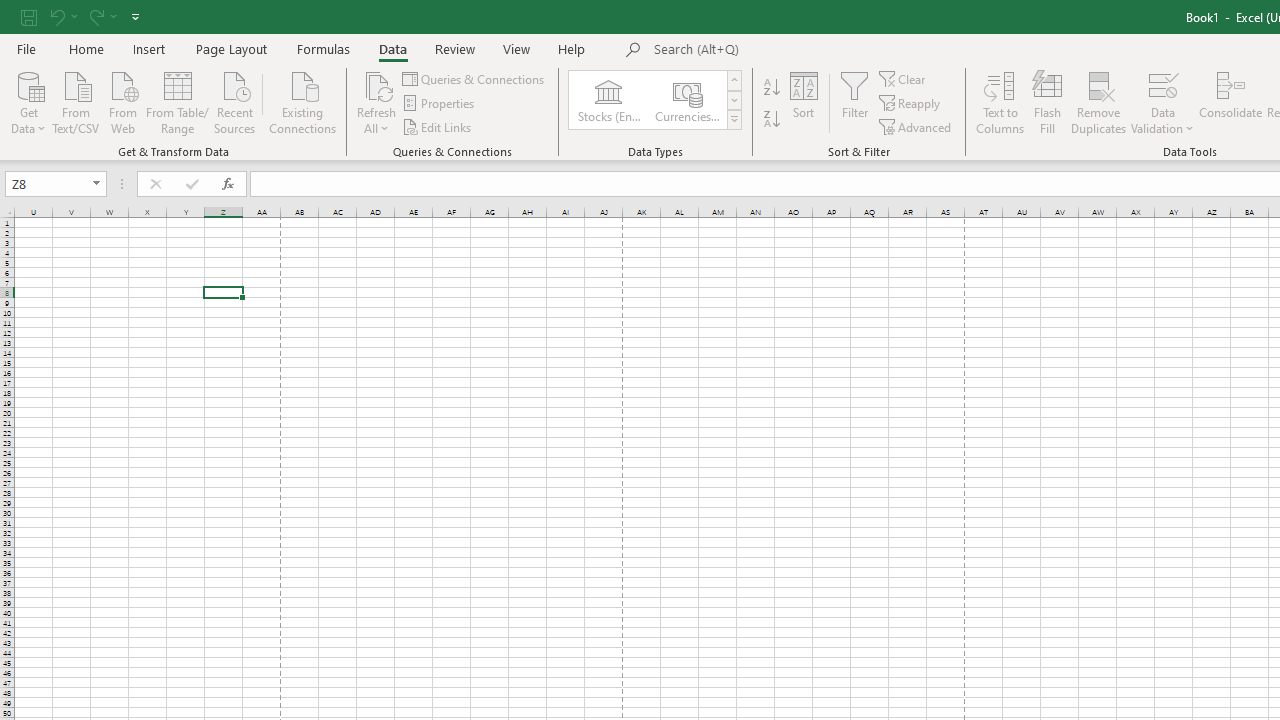 Image resolution: width=1280 pixels, height=720 pixels. What do you see at coordinates (439, 103) in the screenshot?
I see `'Properties'` at bounding box center [439, 103].